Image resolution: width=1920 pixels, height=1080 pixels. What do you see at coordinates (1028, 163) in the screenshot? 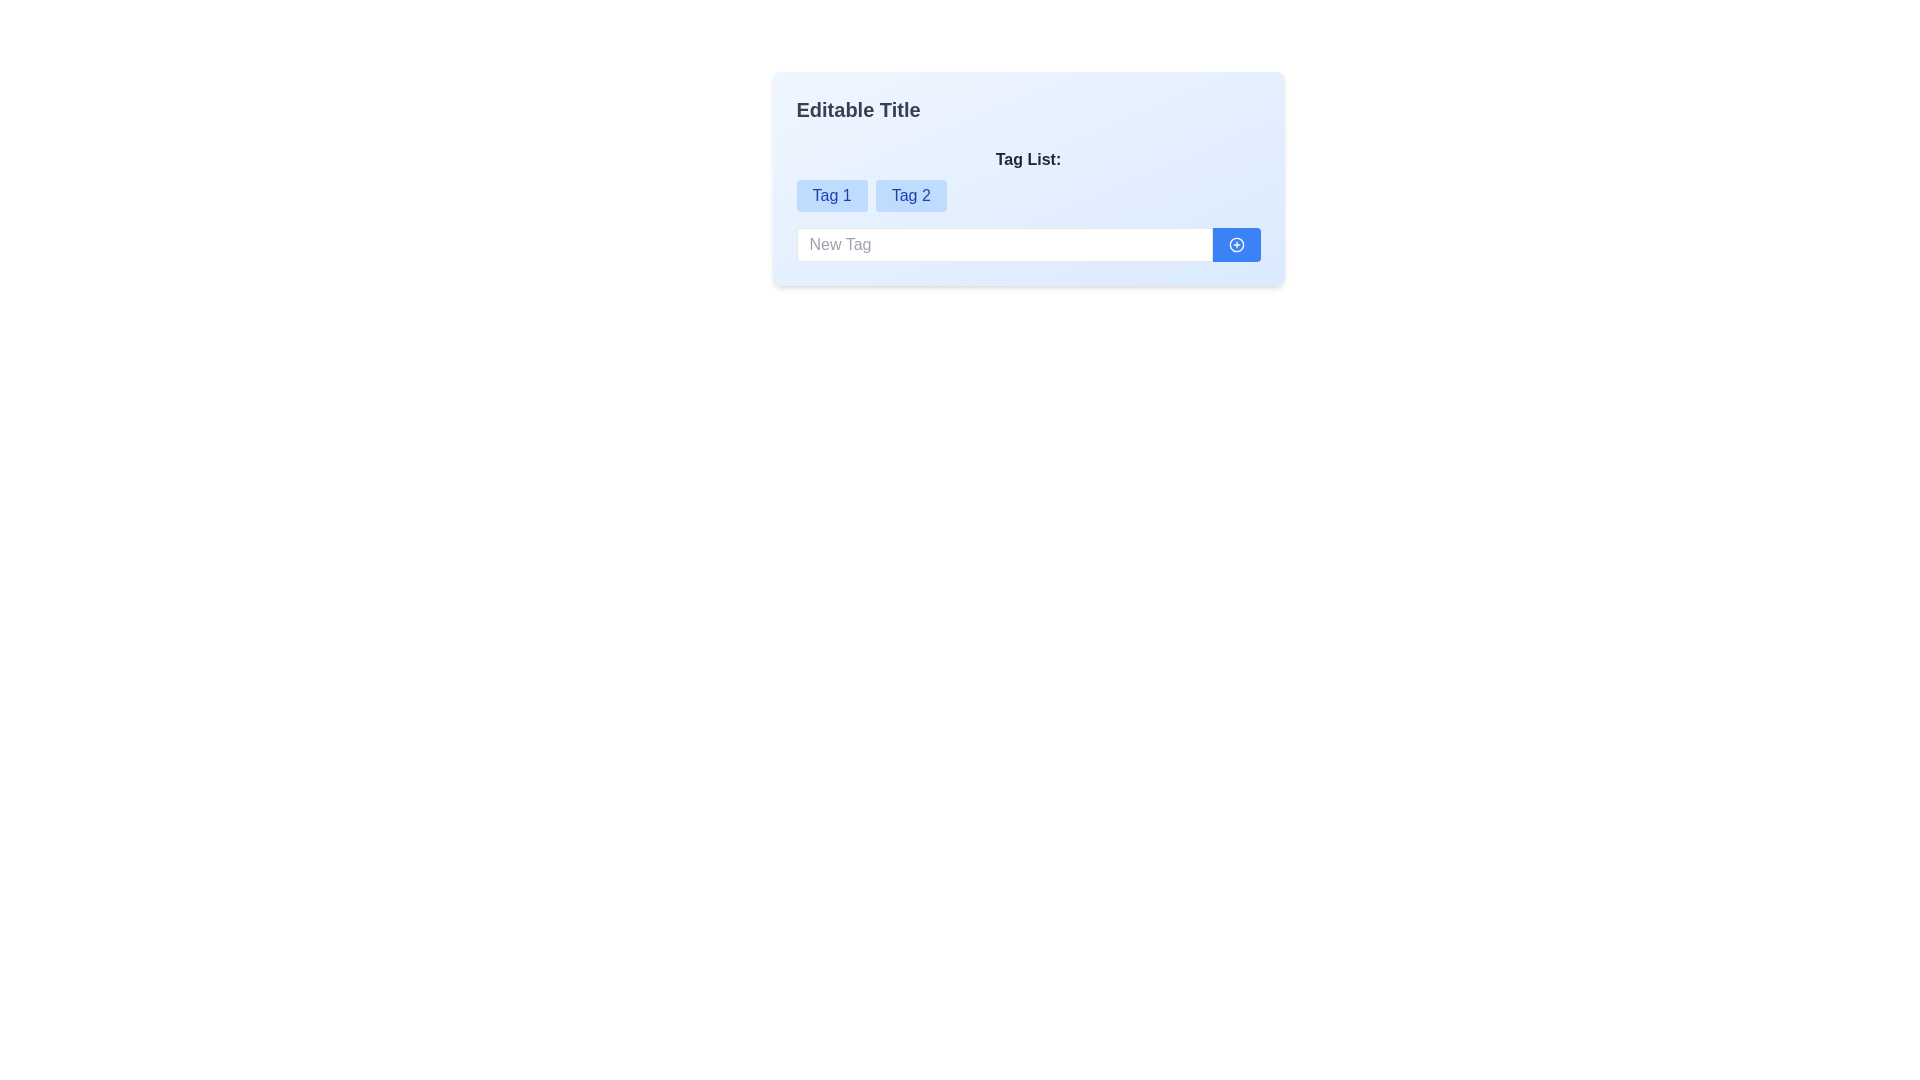
I see `the text label that serves as a header for the list of tags, located at the top-middle section of the interface, above 'Tag 1' and 'Tag 2'` at bounding box center [1028, 163].